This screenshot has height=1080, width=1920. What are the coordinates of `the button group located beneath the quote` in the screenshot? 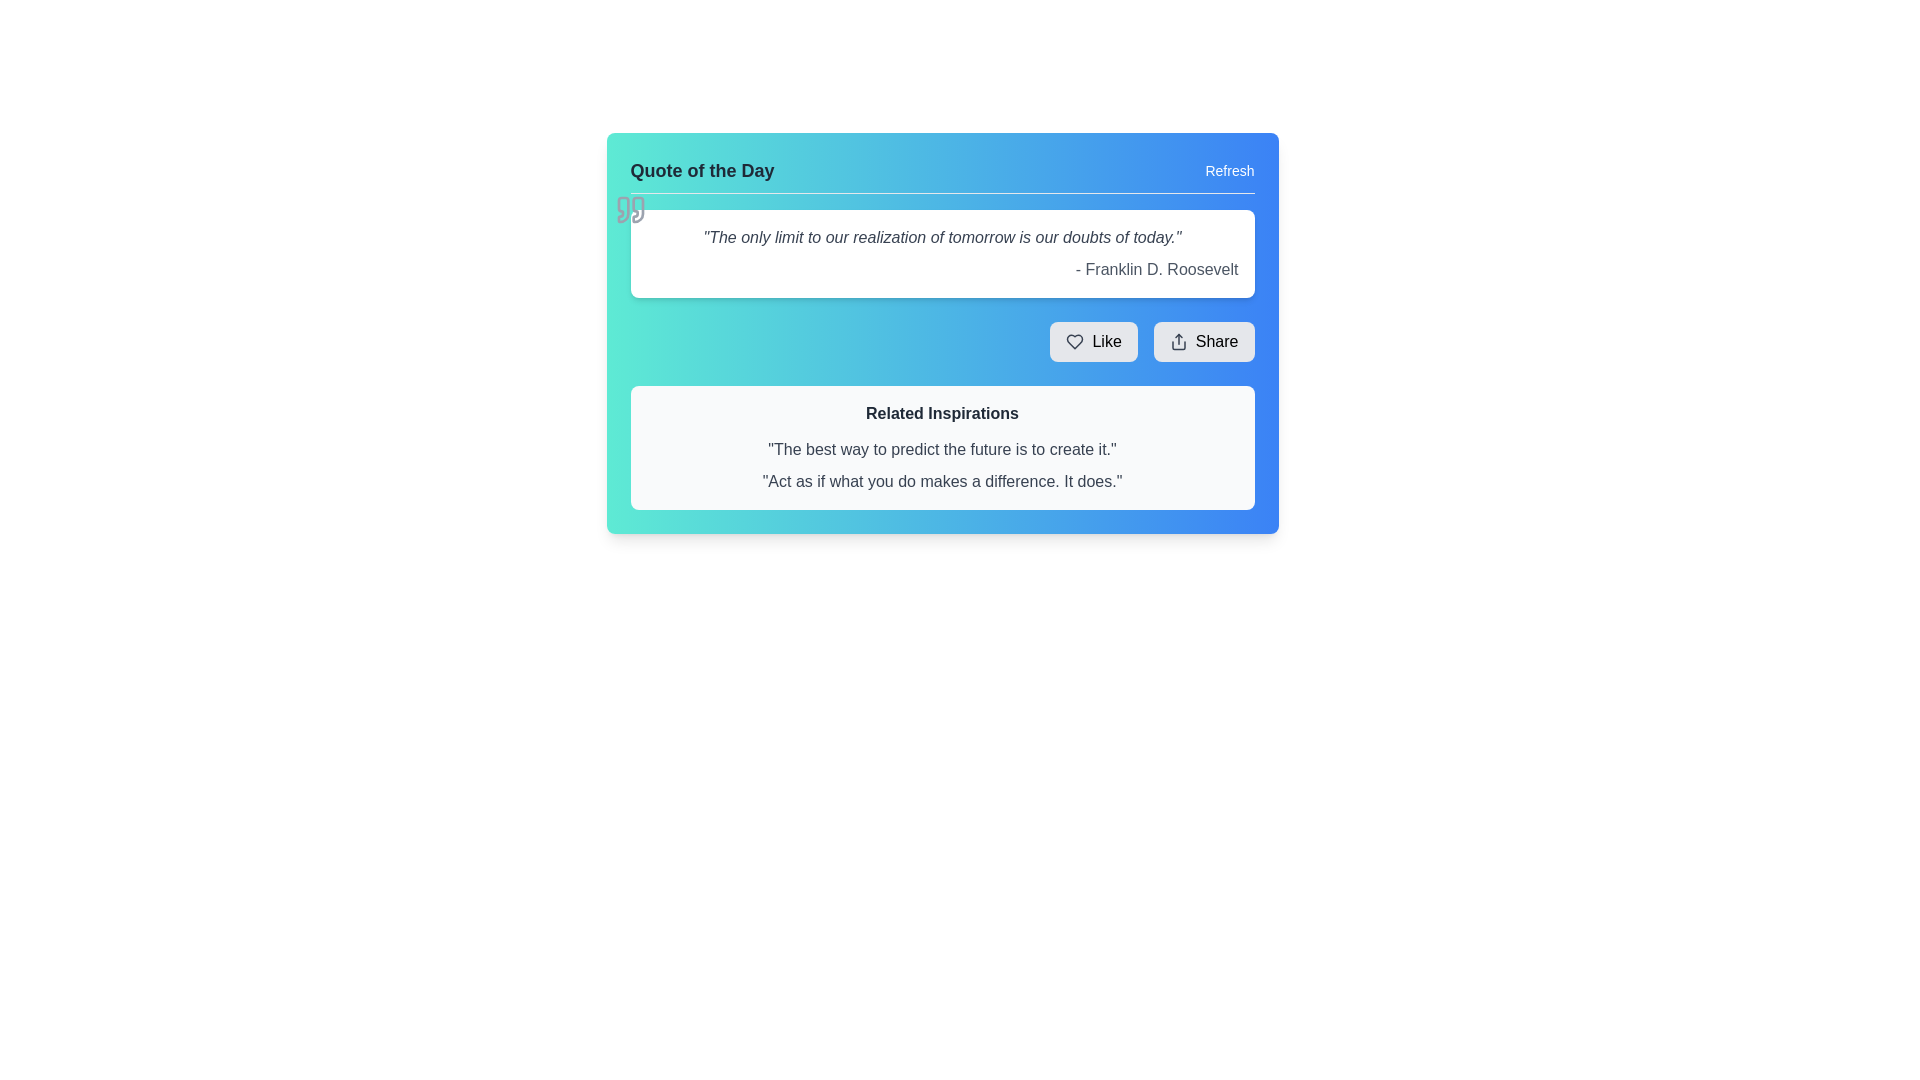 It's located at (941, 341).